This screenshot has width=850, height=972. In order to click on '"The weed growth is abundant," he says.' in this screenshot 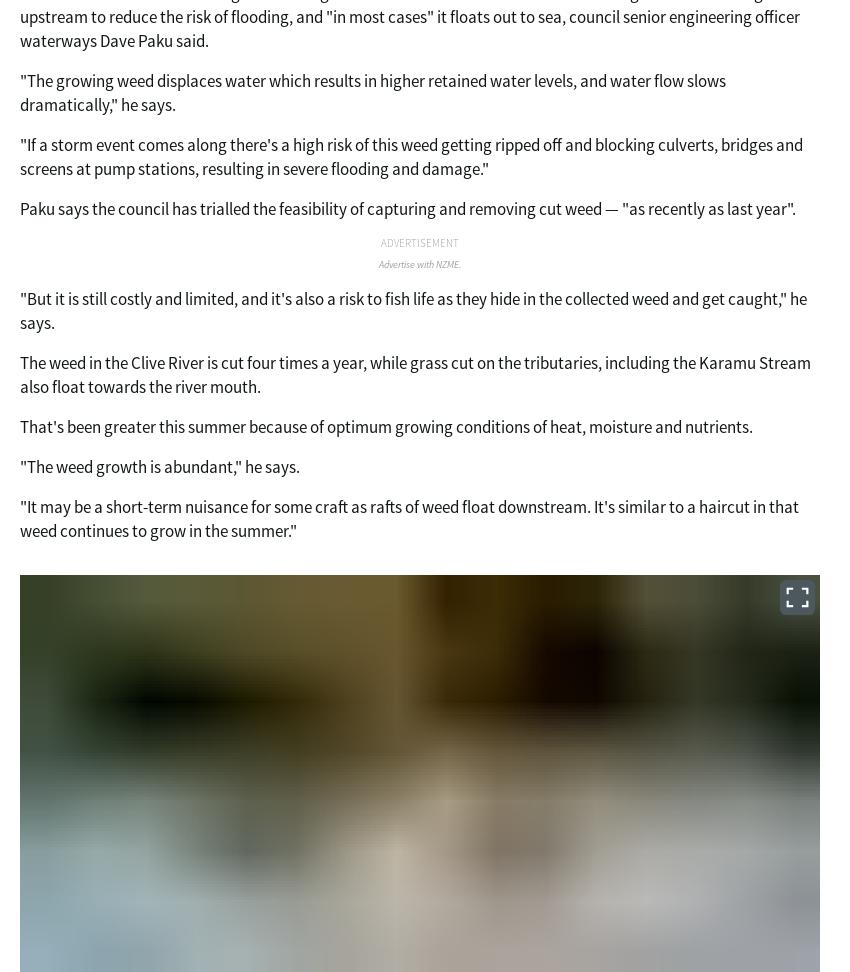, I will do `click(159, 464)`.